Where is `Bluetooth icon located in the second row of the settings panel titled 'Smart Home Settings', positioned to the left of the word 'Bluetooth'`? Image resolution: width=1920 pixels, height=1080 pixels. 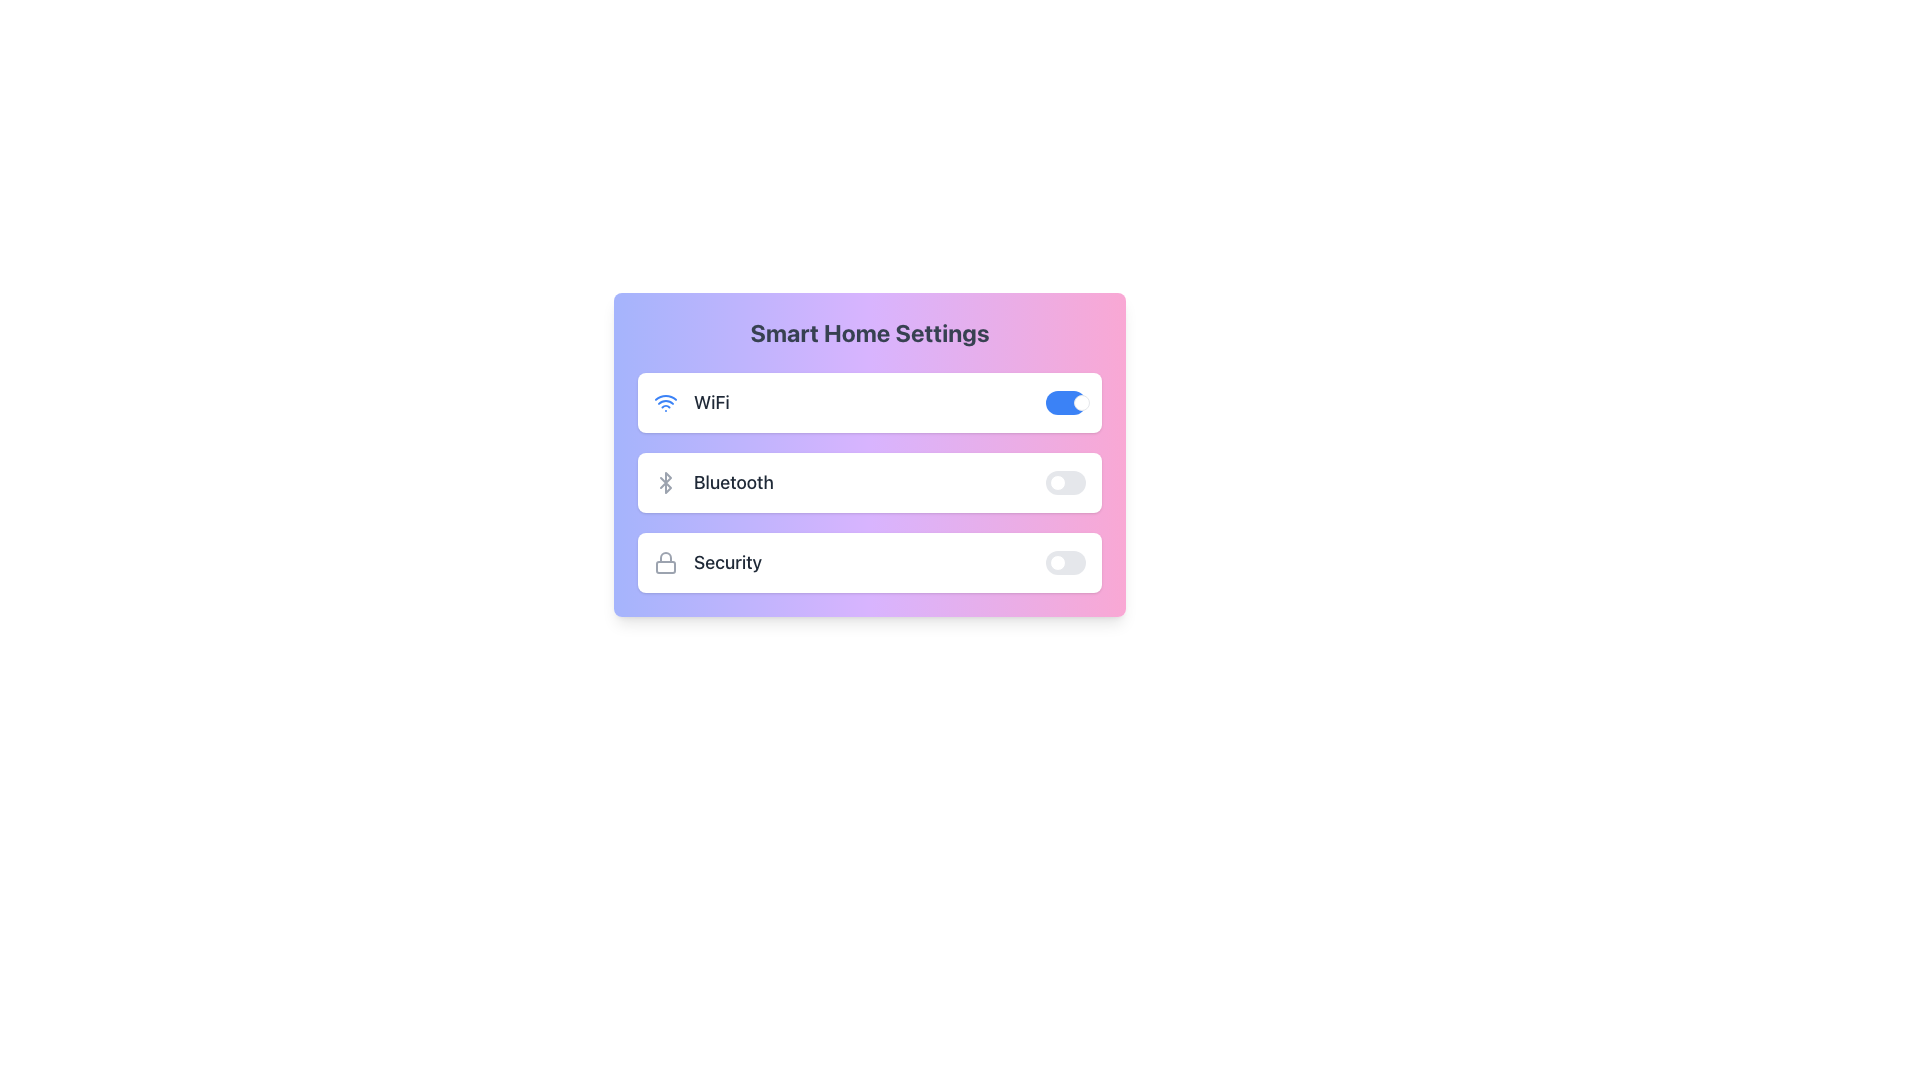
Bluetooth icon located in the second row of the settings panel titled 'Smart Home Settings', positioned to the left of the word 'Bluetooth' is located at coordinates (666, 482).